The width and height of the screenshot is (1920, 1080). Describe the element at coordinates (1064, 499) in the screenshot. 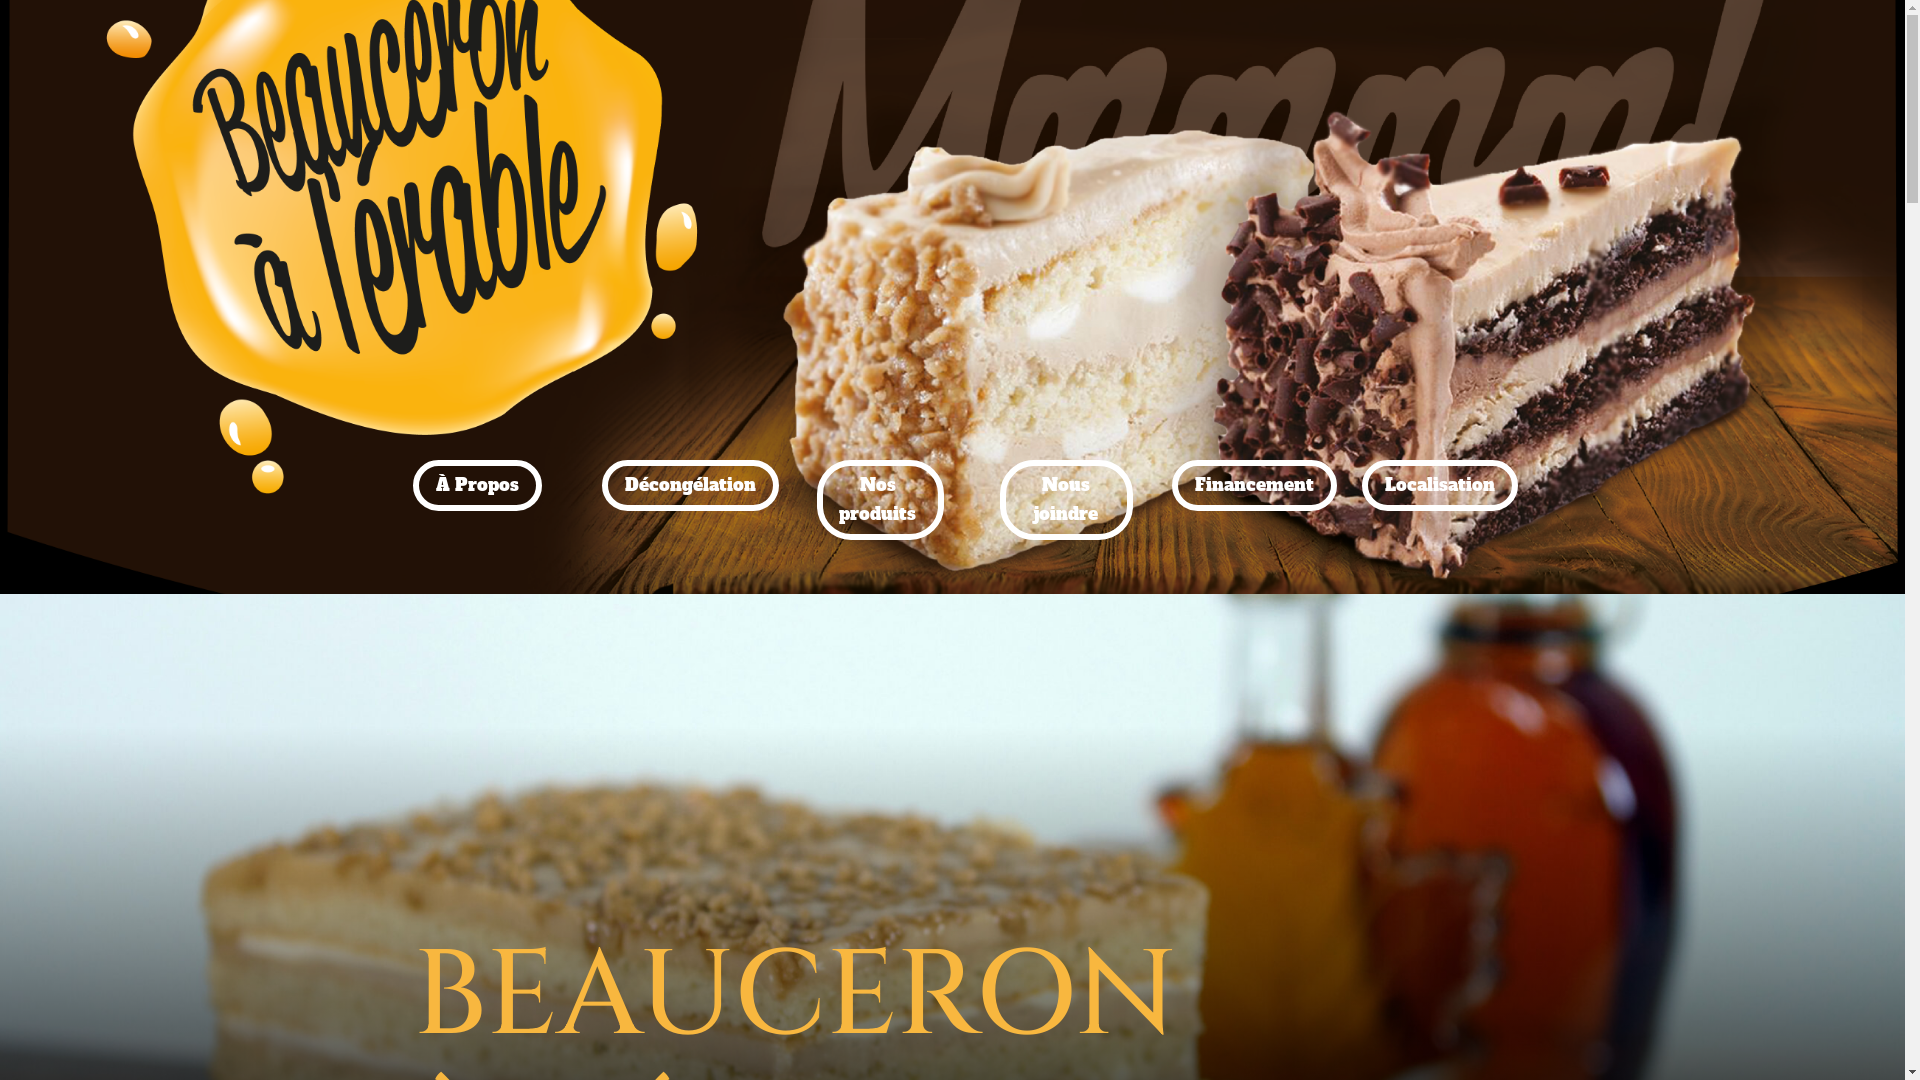

I see `'Nous joindre'` at that location.